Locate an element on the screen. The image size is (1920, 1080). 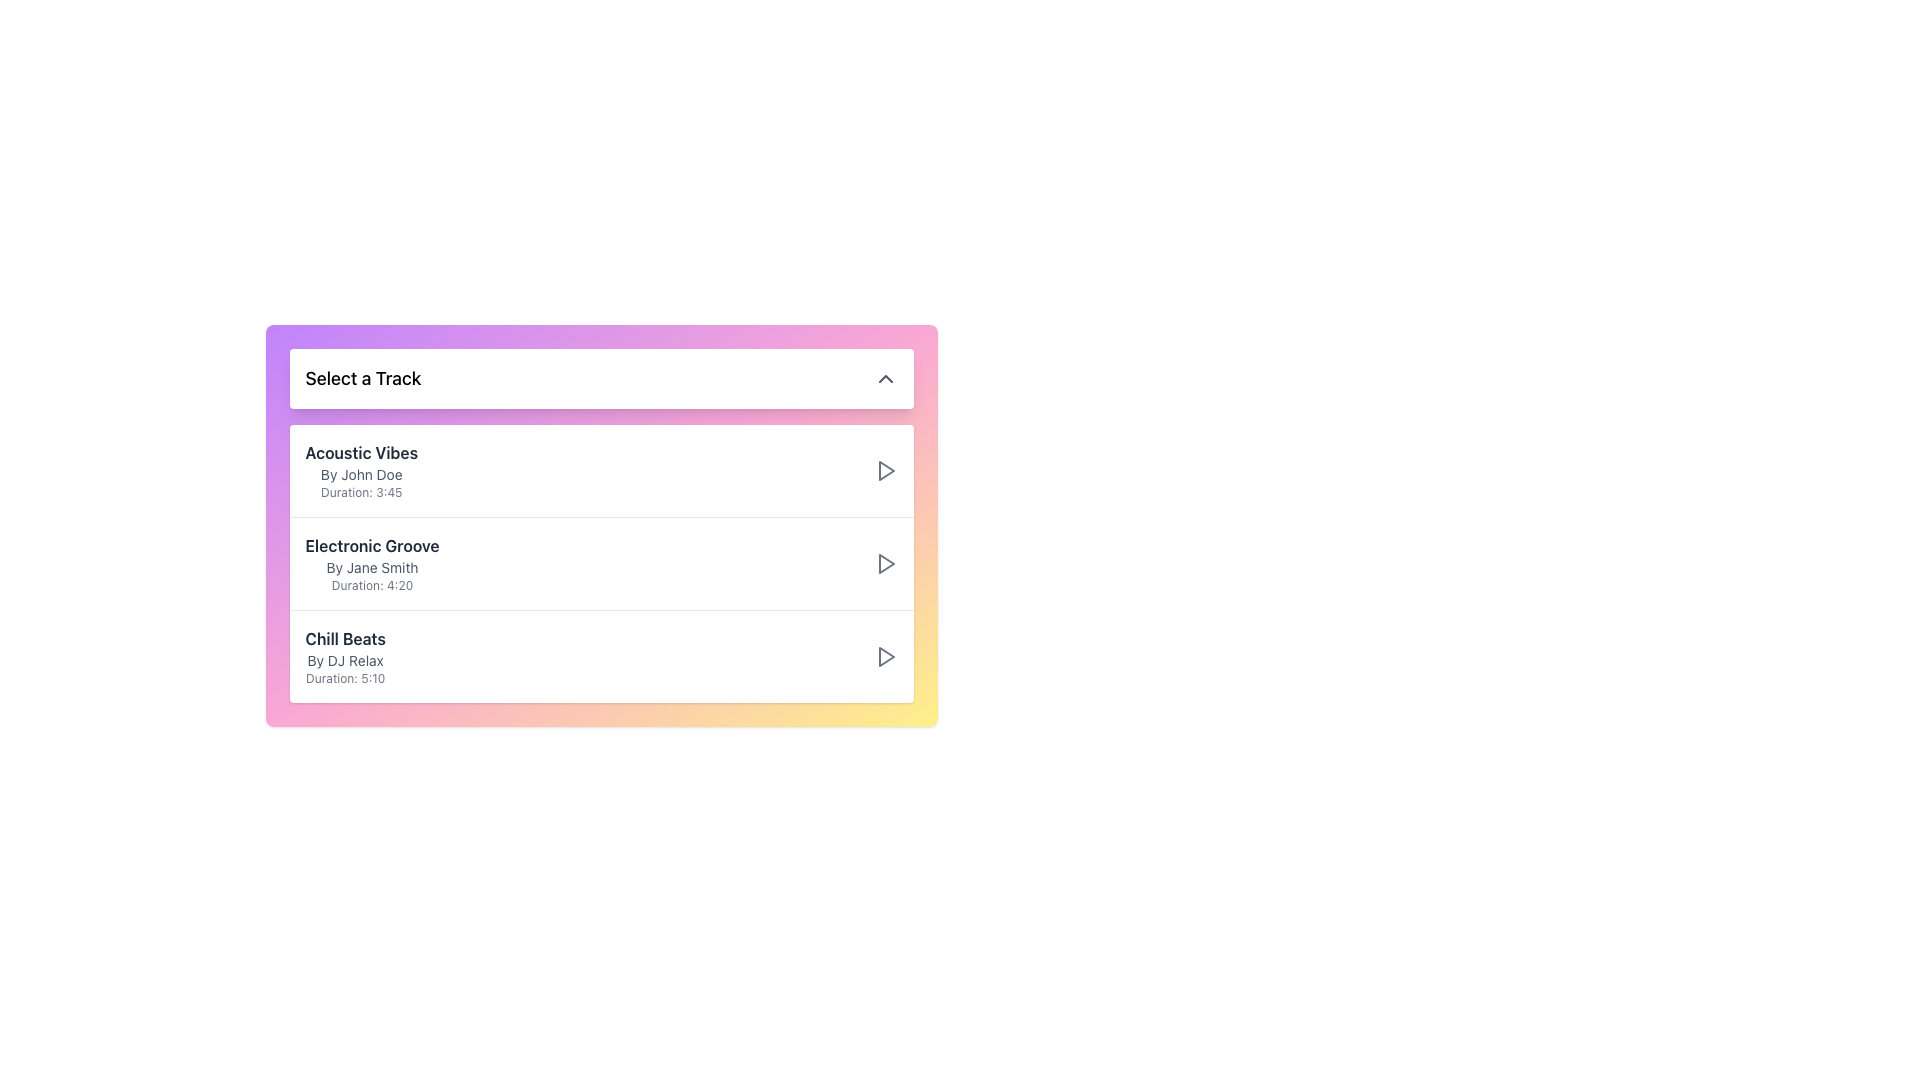
the second list item in the 'Select a Track' menu, which displays 'Electronic Groove' in bold, 'By Jane Smith' in gray, and 'Duration: 4:20' in lighter gray is located at coordinates (372, 563).